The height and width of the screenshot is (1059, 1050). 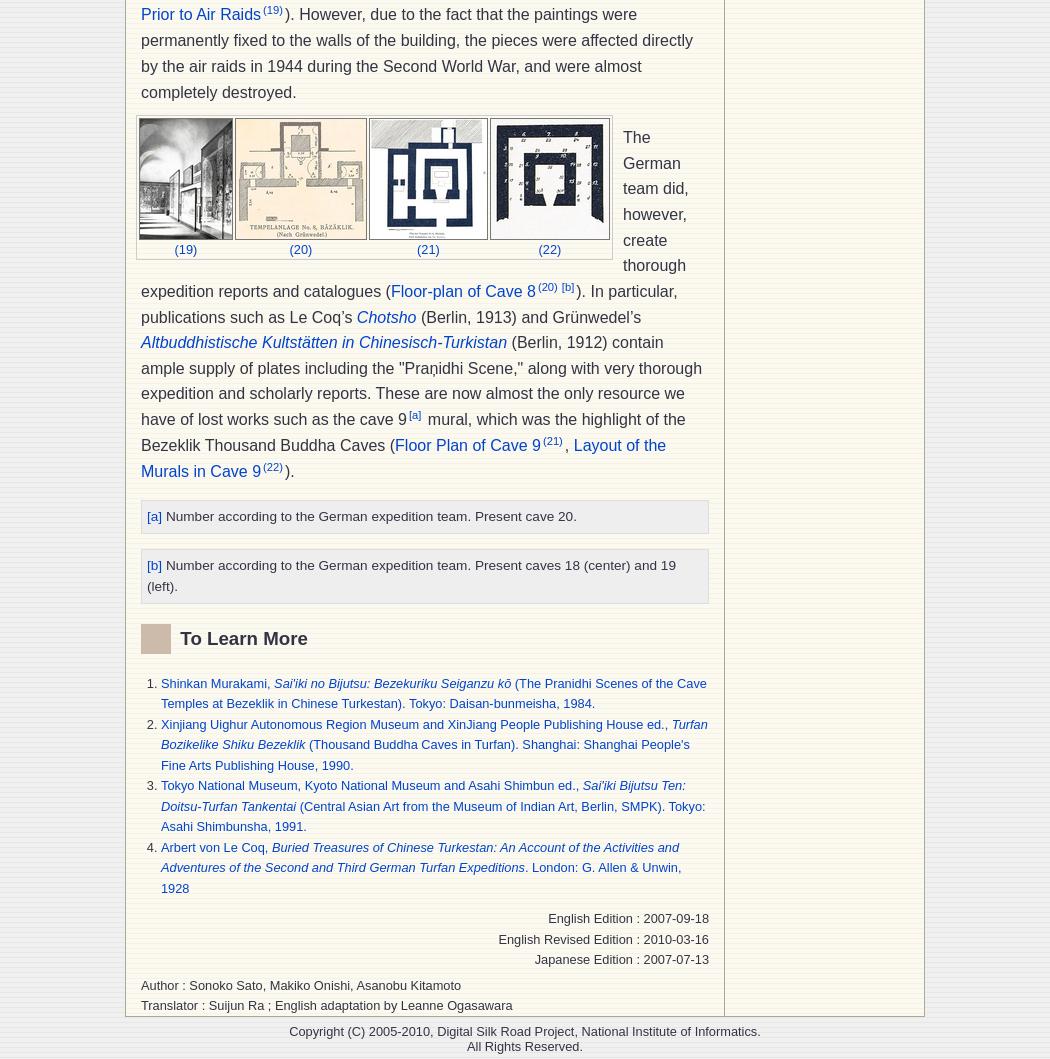 I want to click on 'Floor-plan of Cave 8', so click(x=389, y=291).